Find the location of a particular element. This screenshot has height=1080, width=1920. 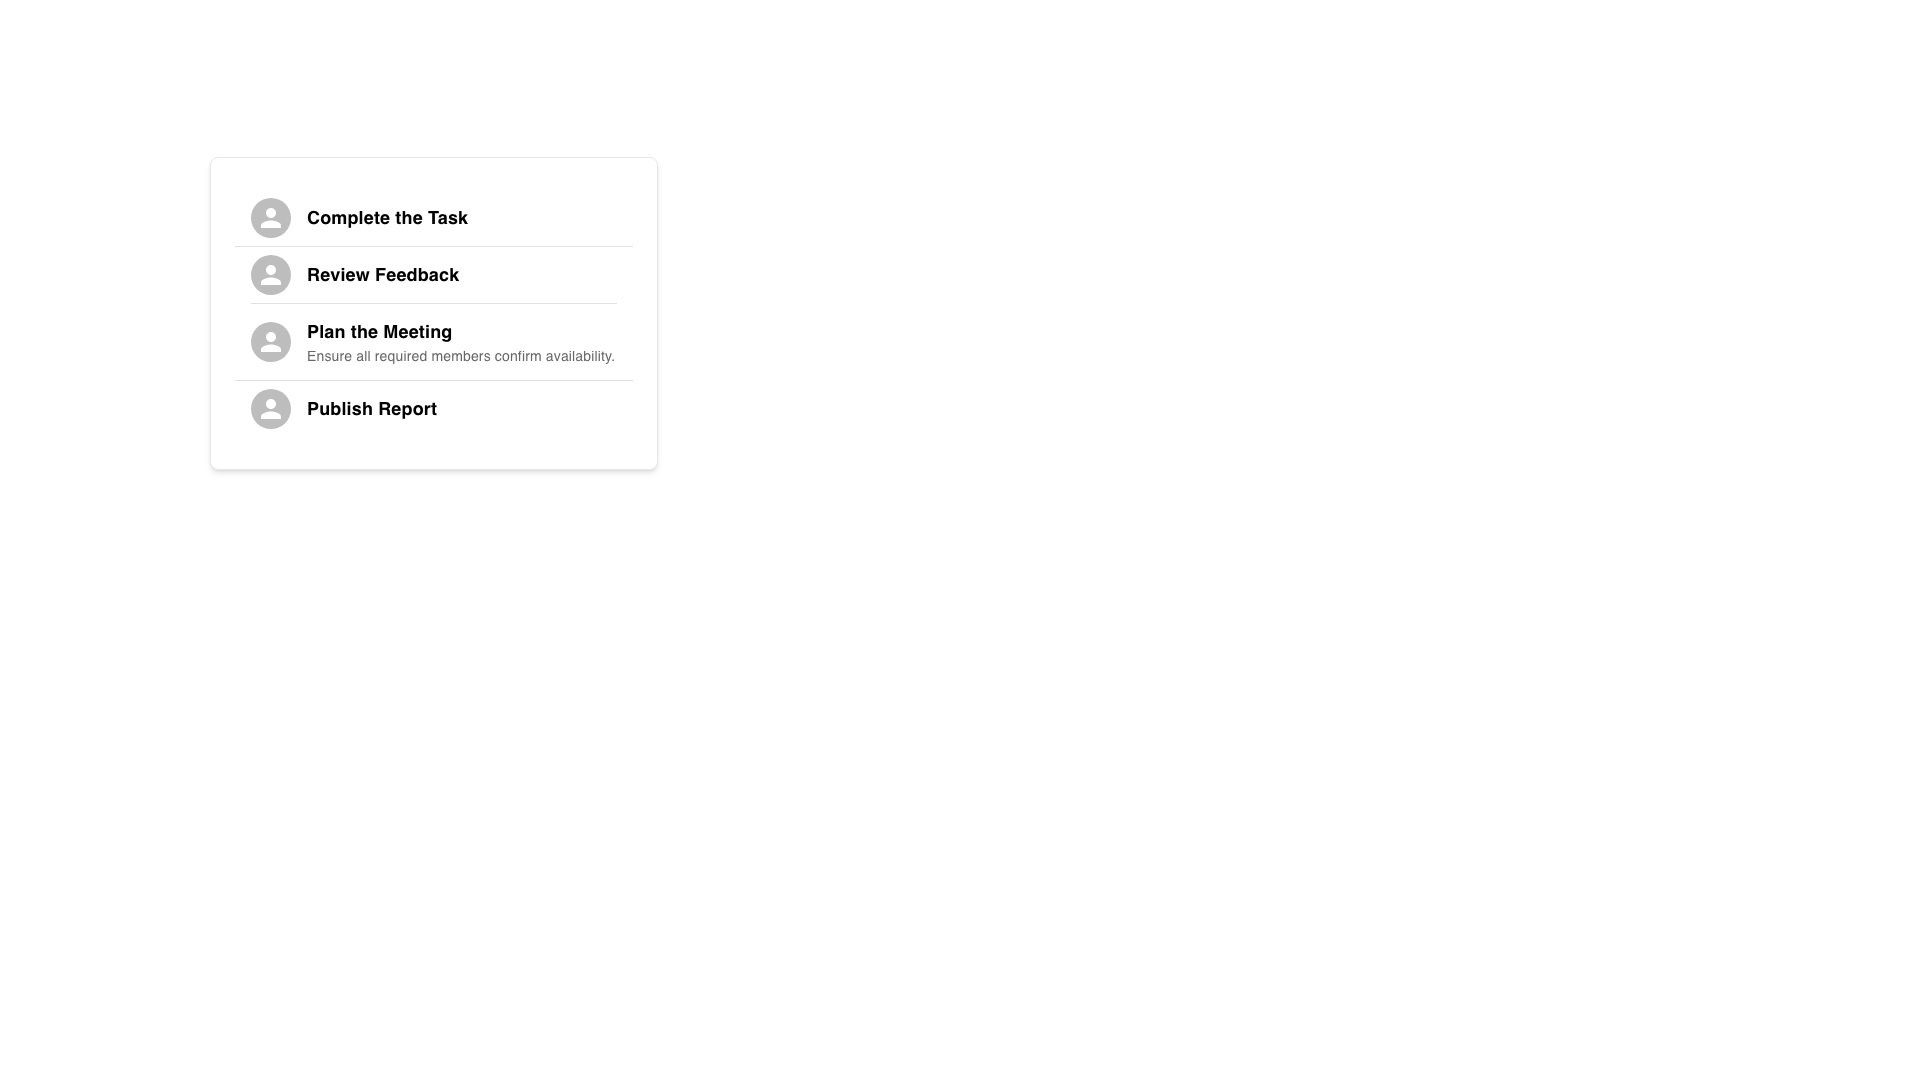

on the third task item in the task management interface is located at coordinates (432, 341).